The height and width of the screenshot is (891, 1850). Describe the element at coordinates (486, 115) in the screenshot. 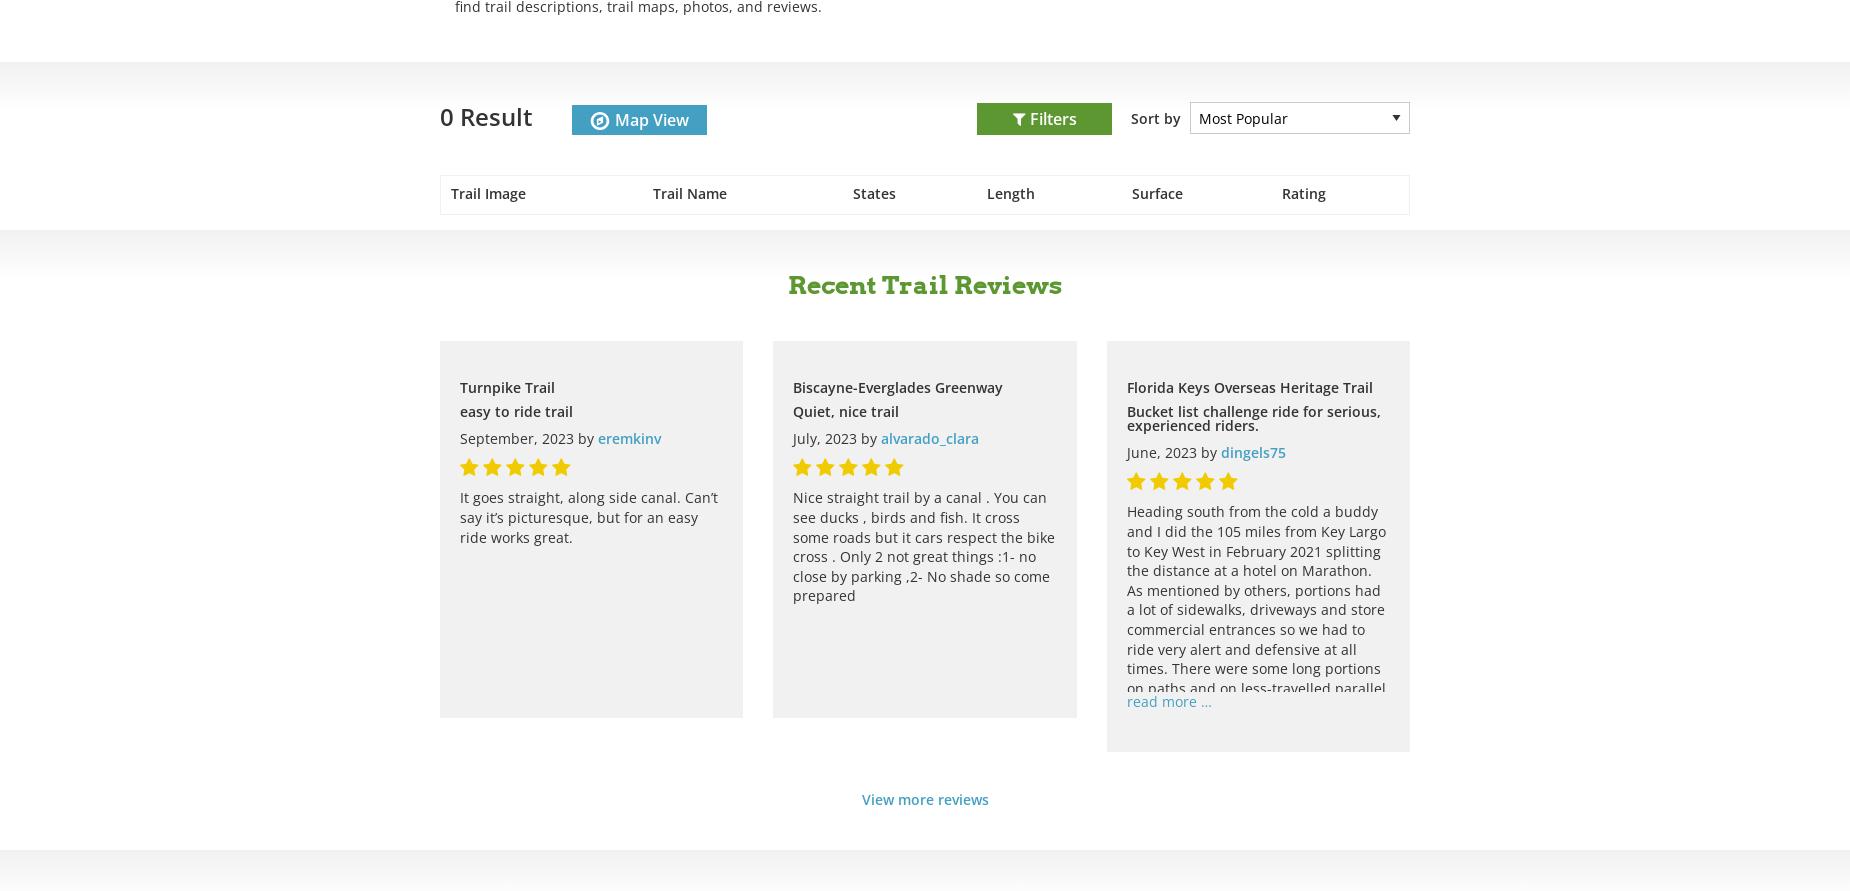

I see `'0 Result'` at that location.